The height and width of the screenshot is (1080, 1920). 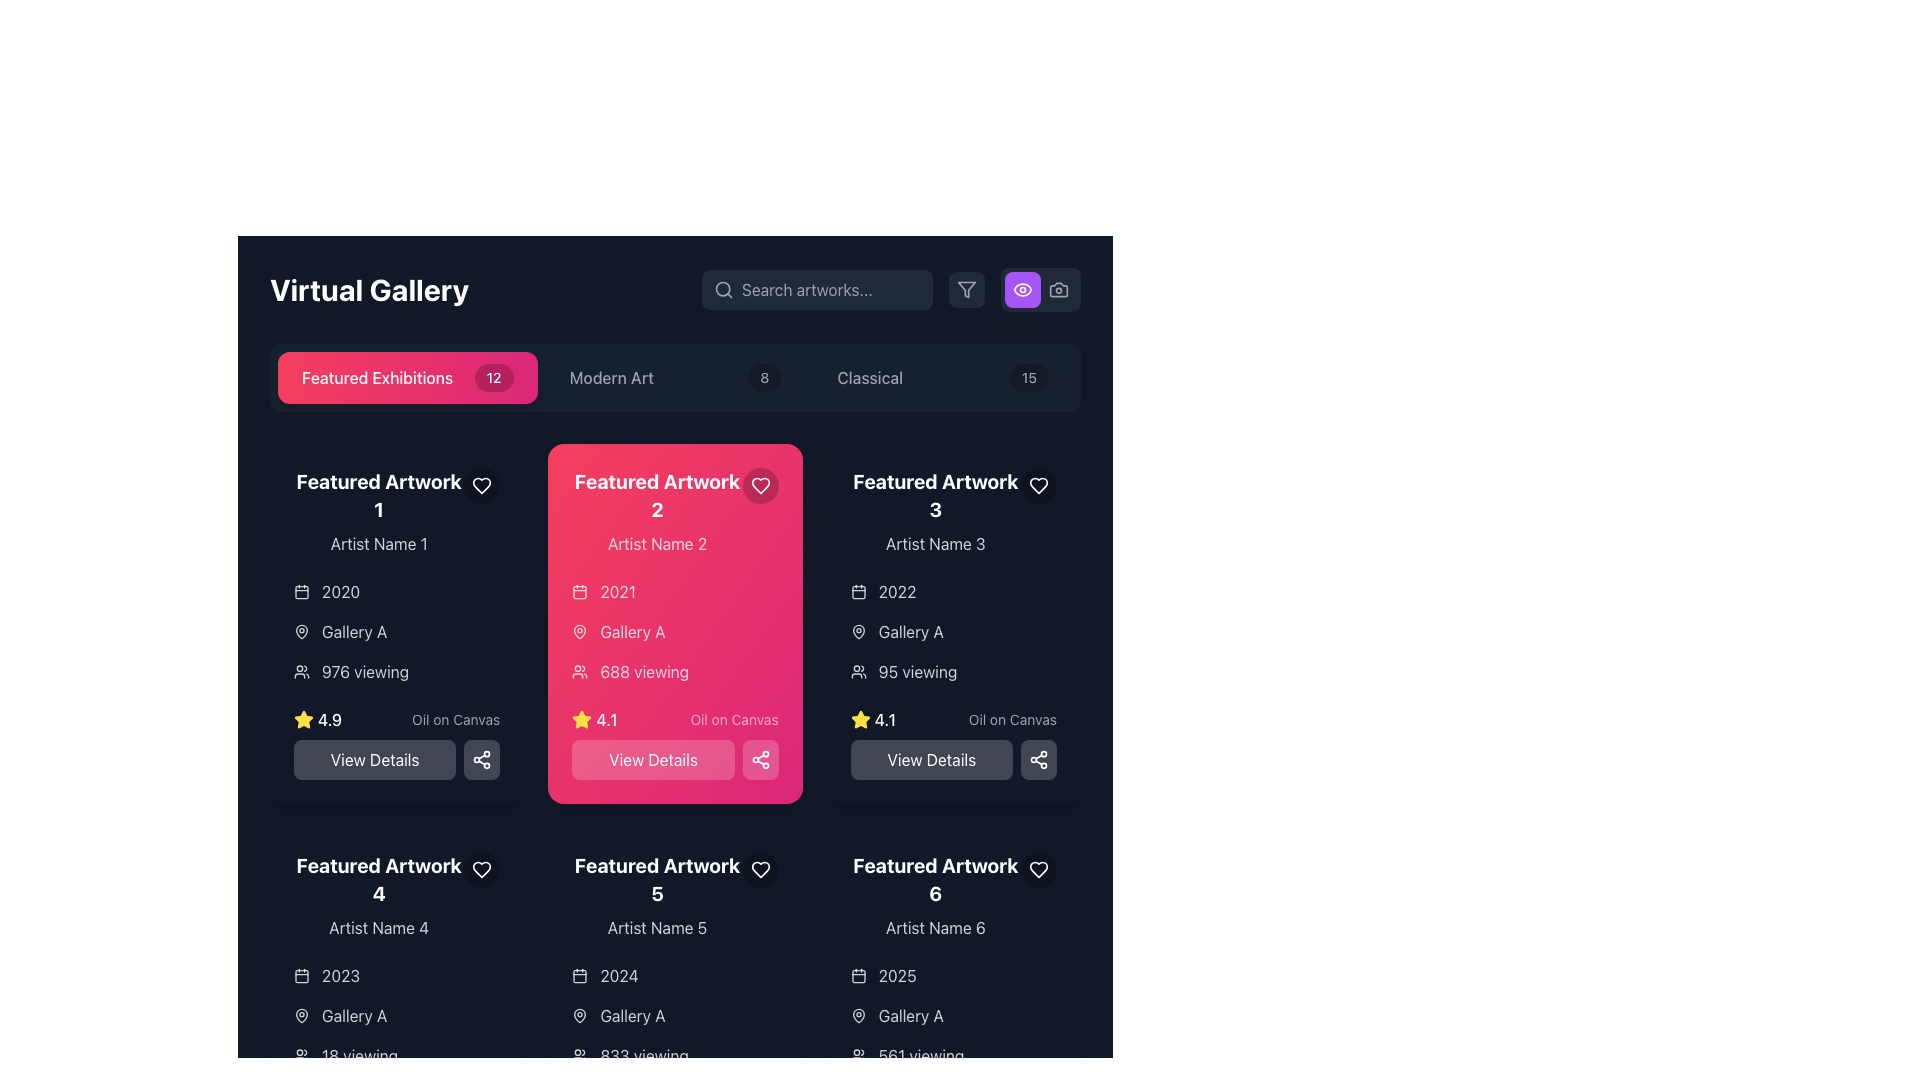 What do you see at coordinates (316, 720) in the screenshot?
I see `the text label element that visually represents a rating or score, located in the bottom-left section of the card labeled 'Featured Artwork 1', aligned with a yellow star icon` at bounding box center [316, 720].